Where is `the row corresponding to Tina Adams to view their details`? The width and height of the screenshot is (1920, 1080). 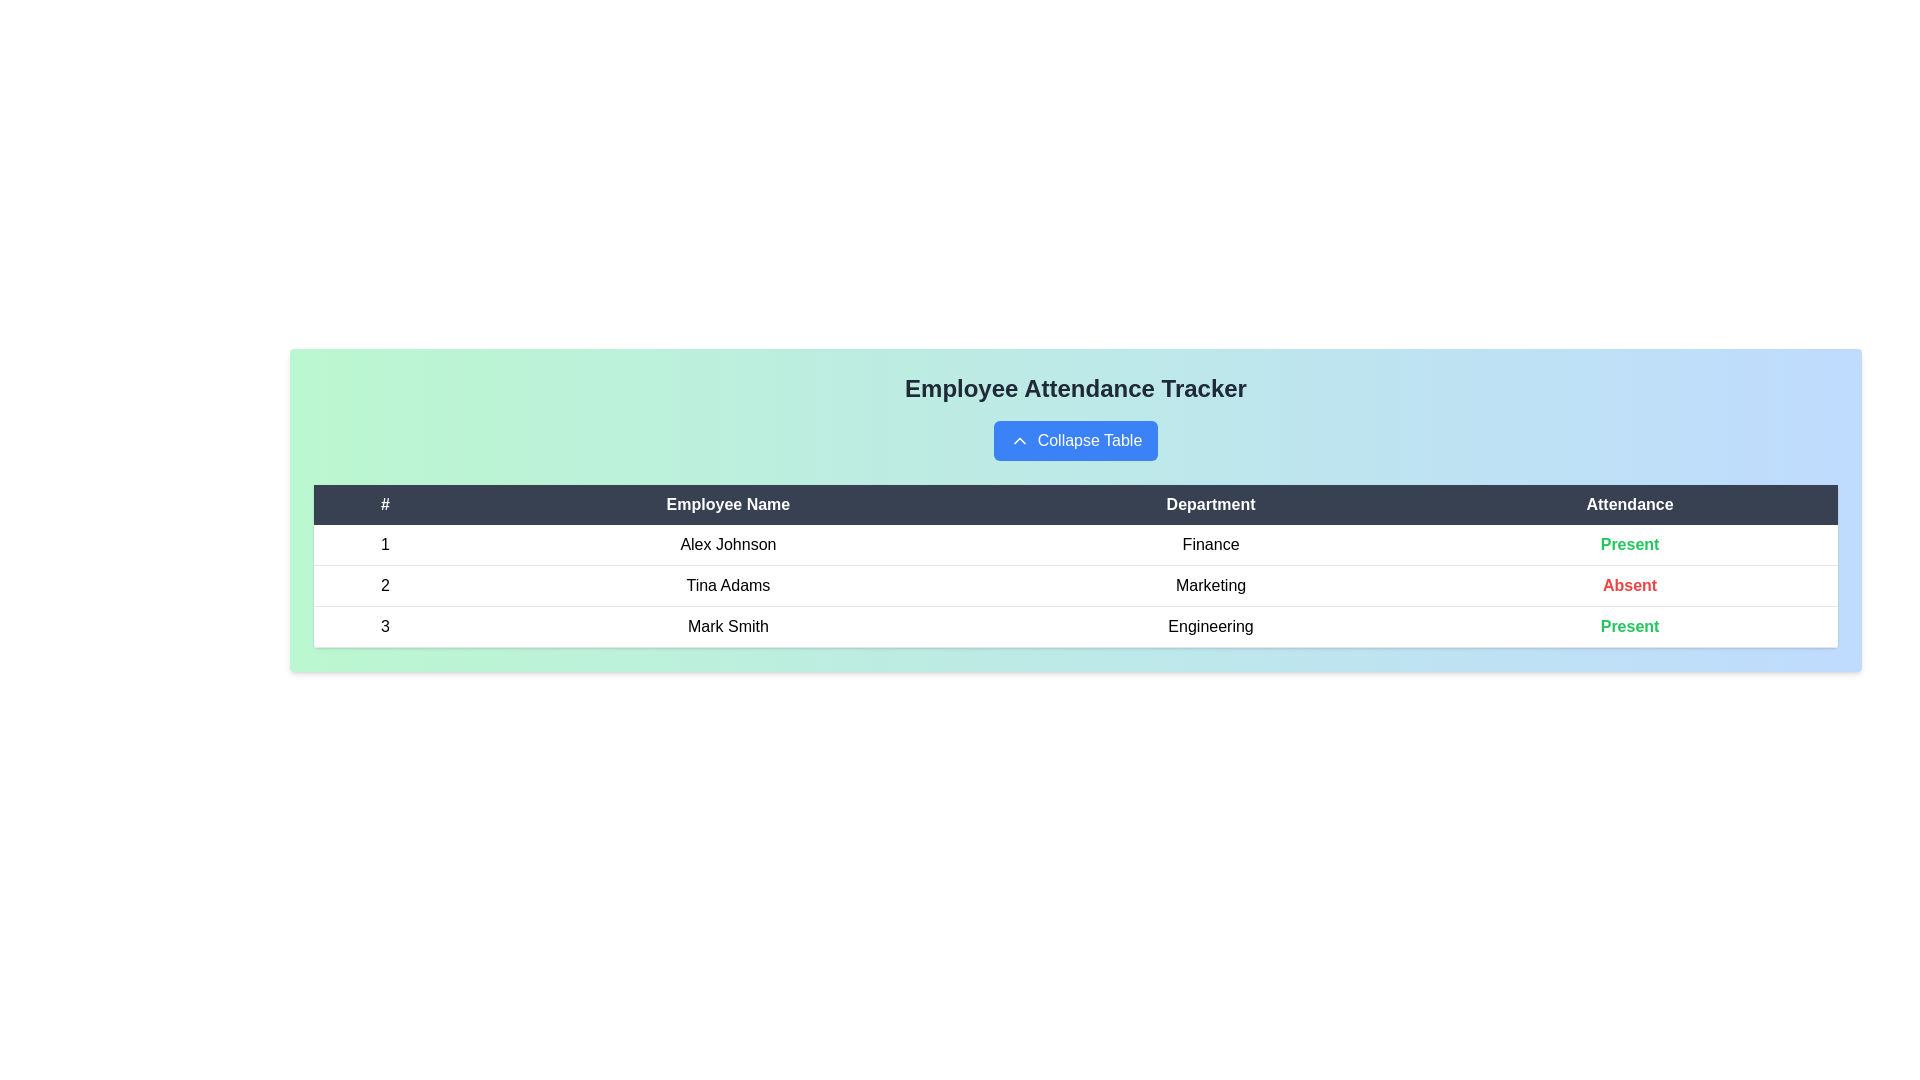 the row corresponding to Tina Adams to view their details is located at coordinates (727, 585).